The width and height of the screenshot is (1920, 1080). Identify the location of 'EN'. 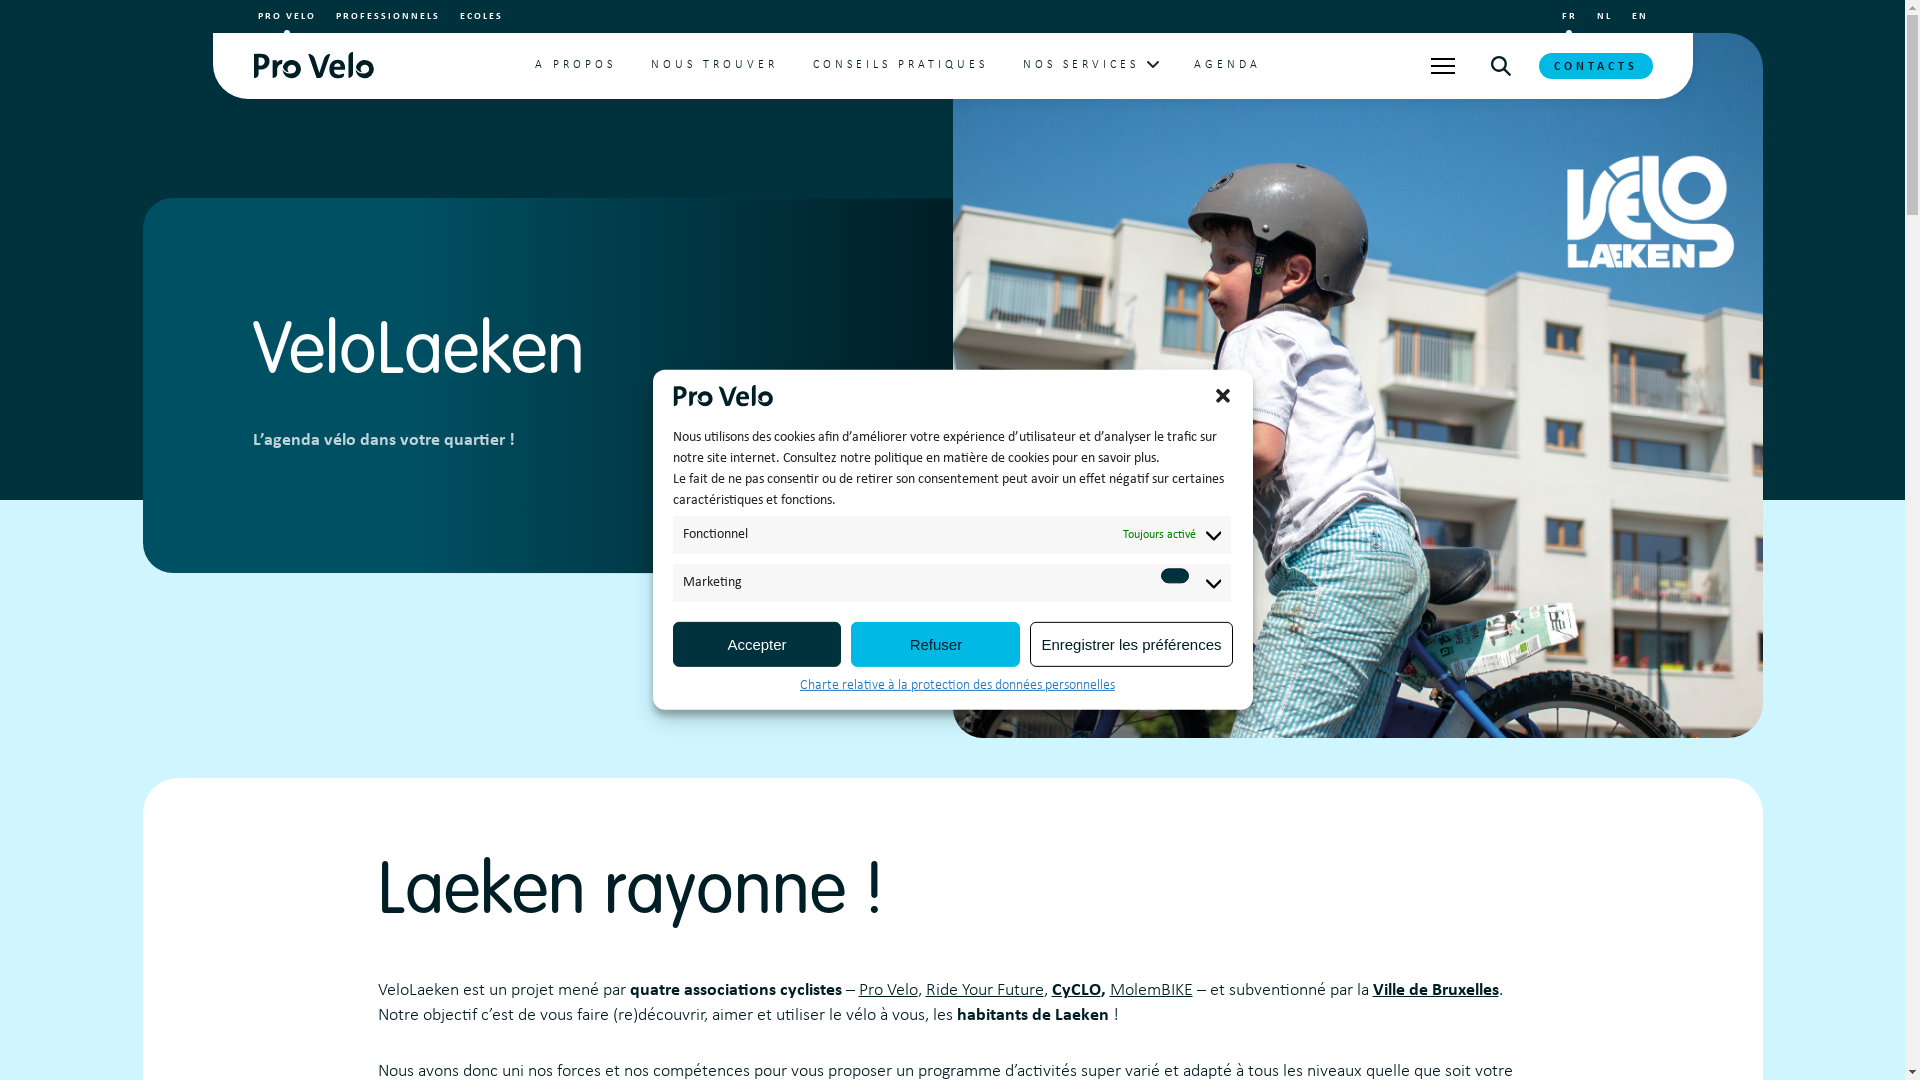
(1640, 16).